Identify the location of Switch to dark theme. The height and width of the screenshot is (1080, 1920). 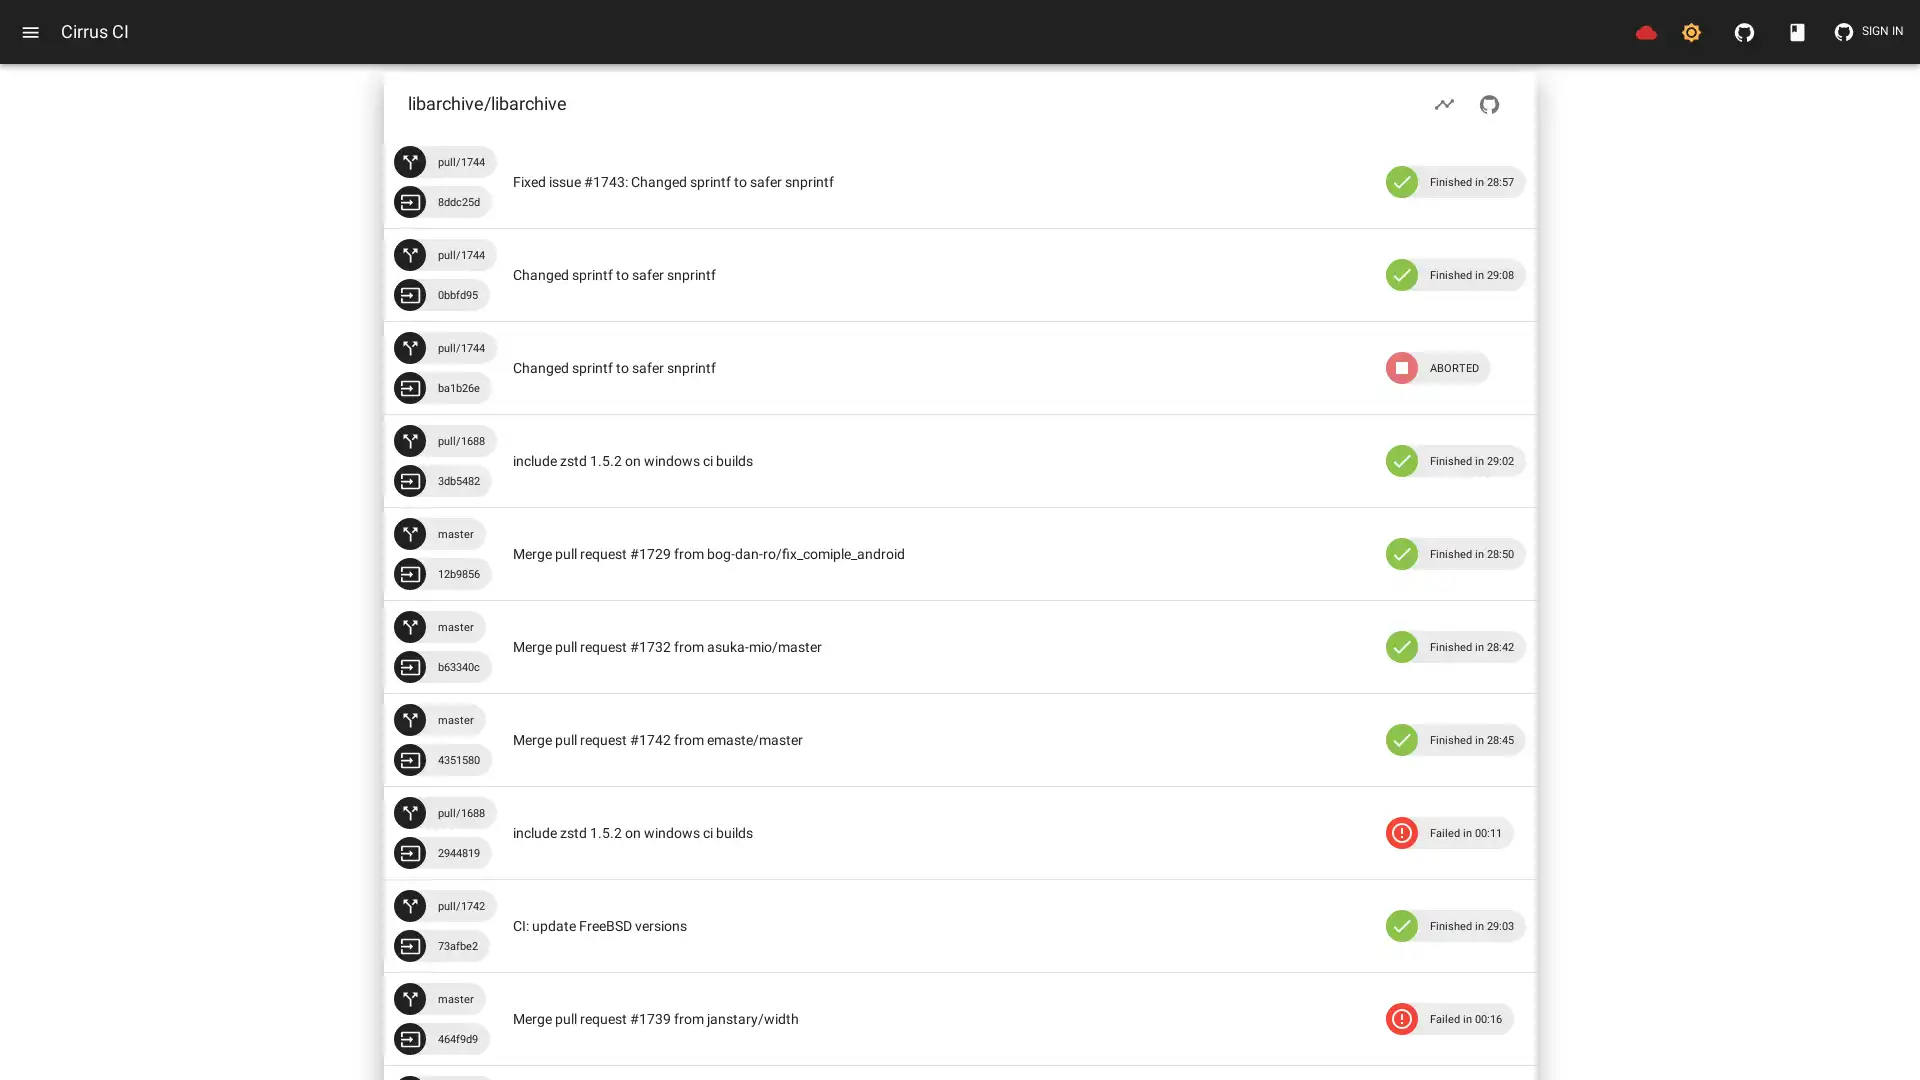
(1690, 31).